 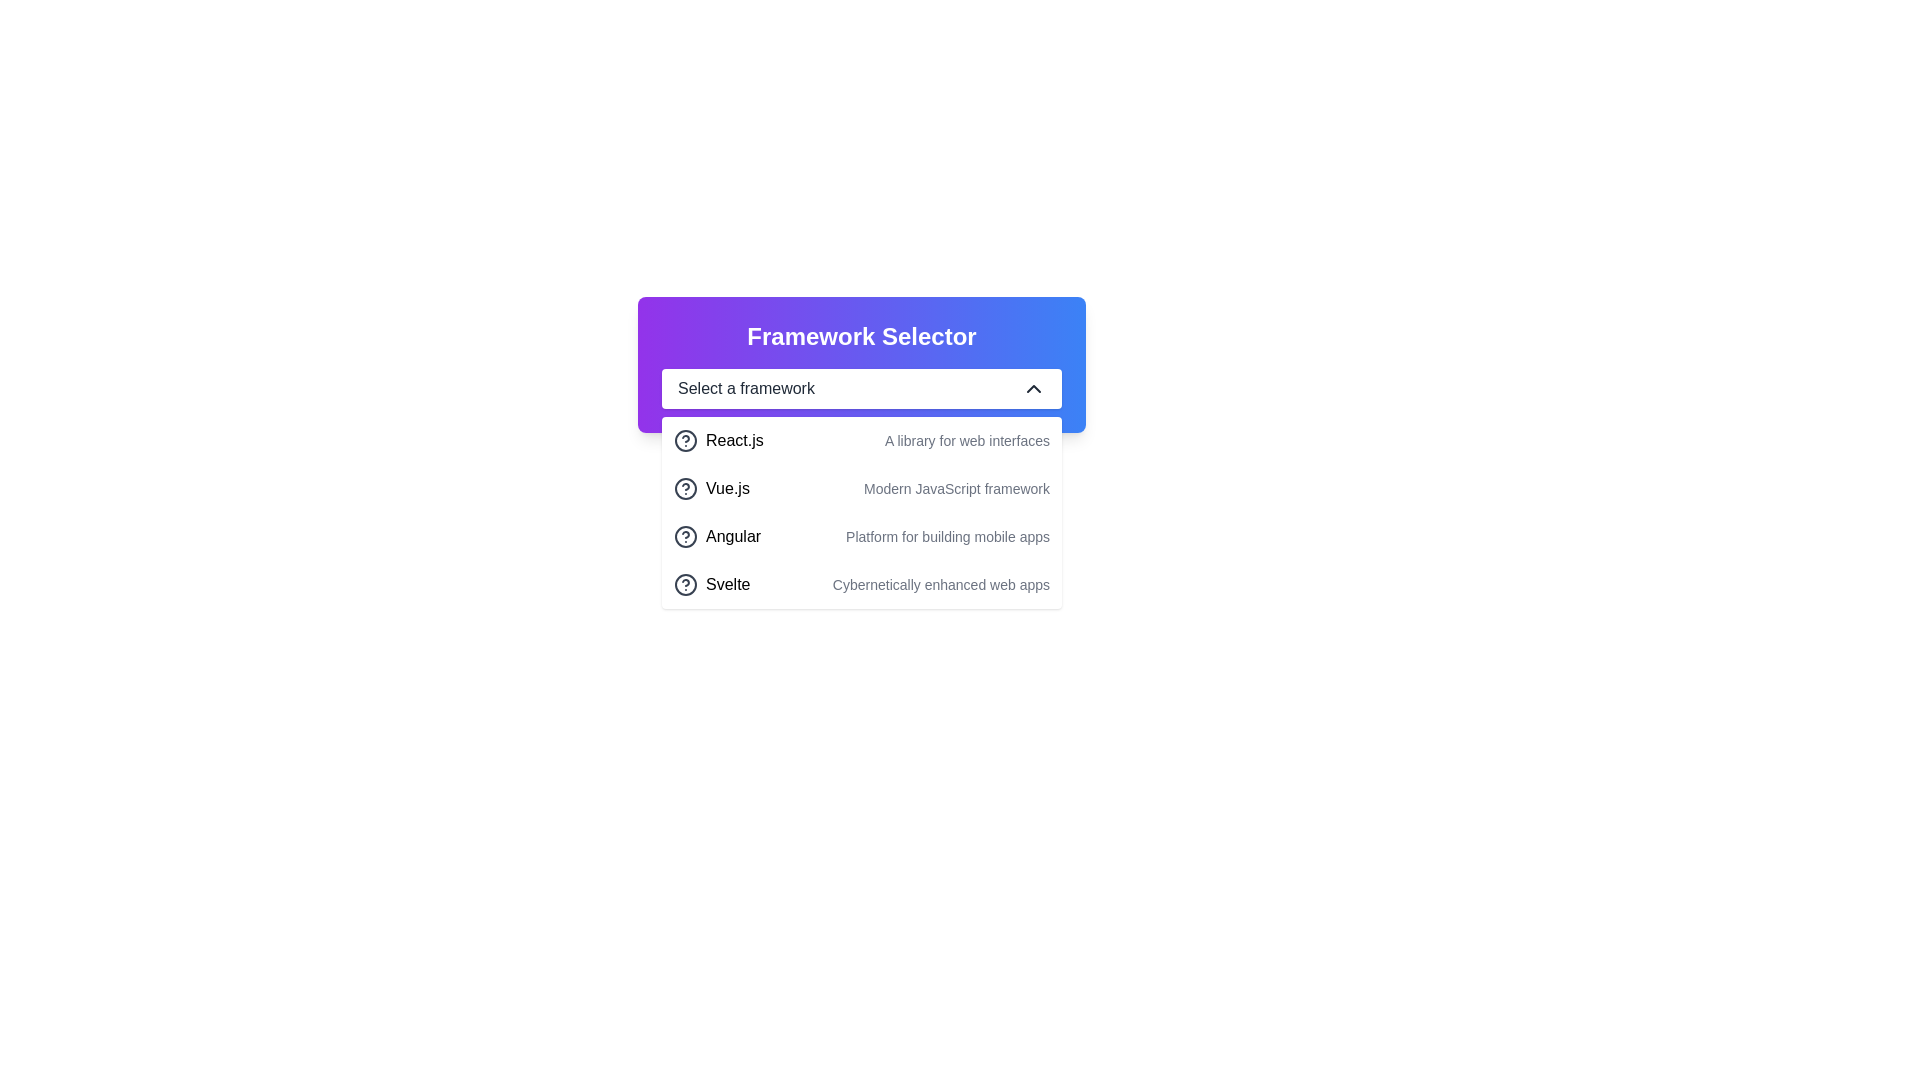 What do you see at coordinates (732, 535) in the screenshot?
I see `the 'Angular' text label, which is the third item in the 'Framework Selector' dropdown menu` at bounding box center [732, 535].